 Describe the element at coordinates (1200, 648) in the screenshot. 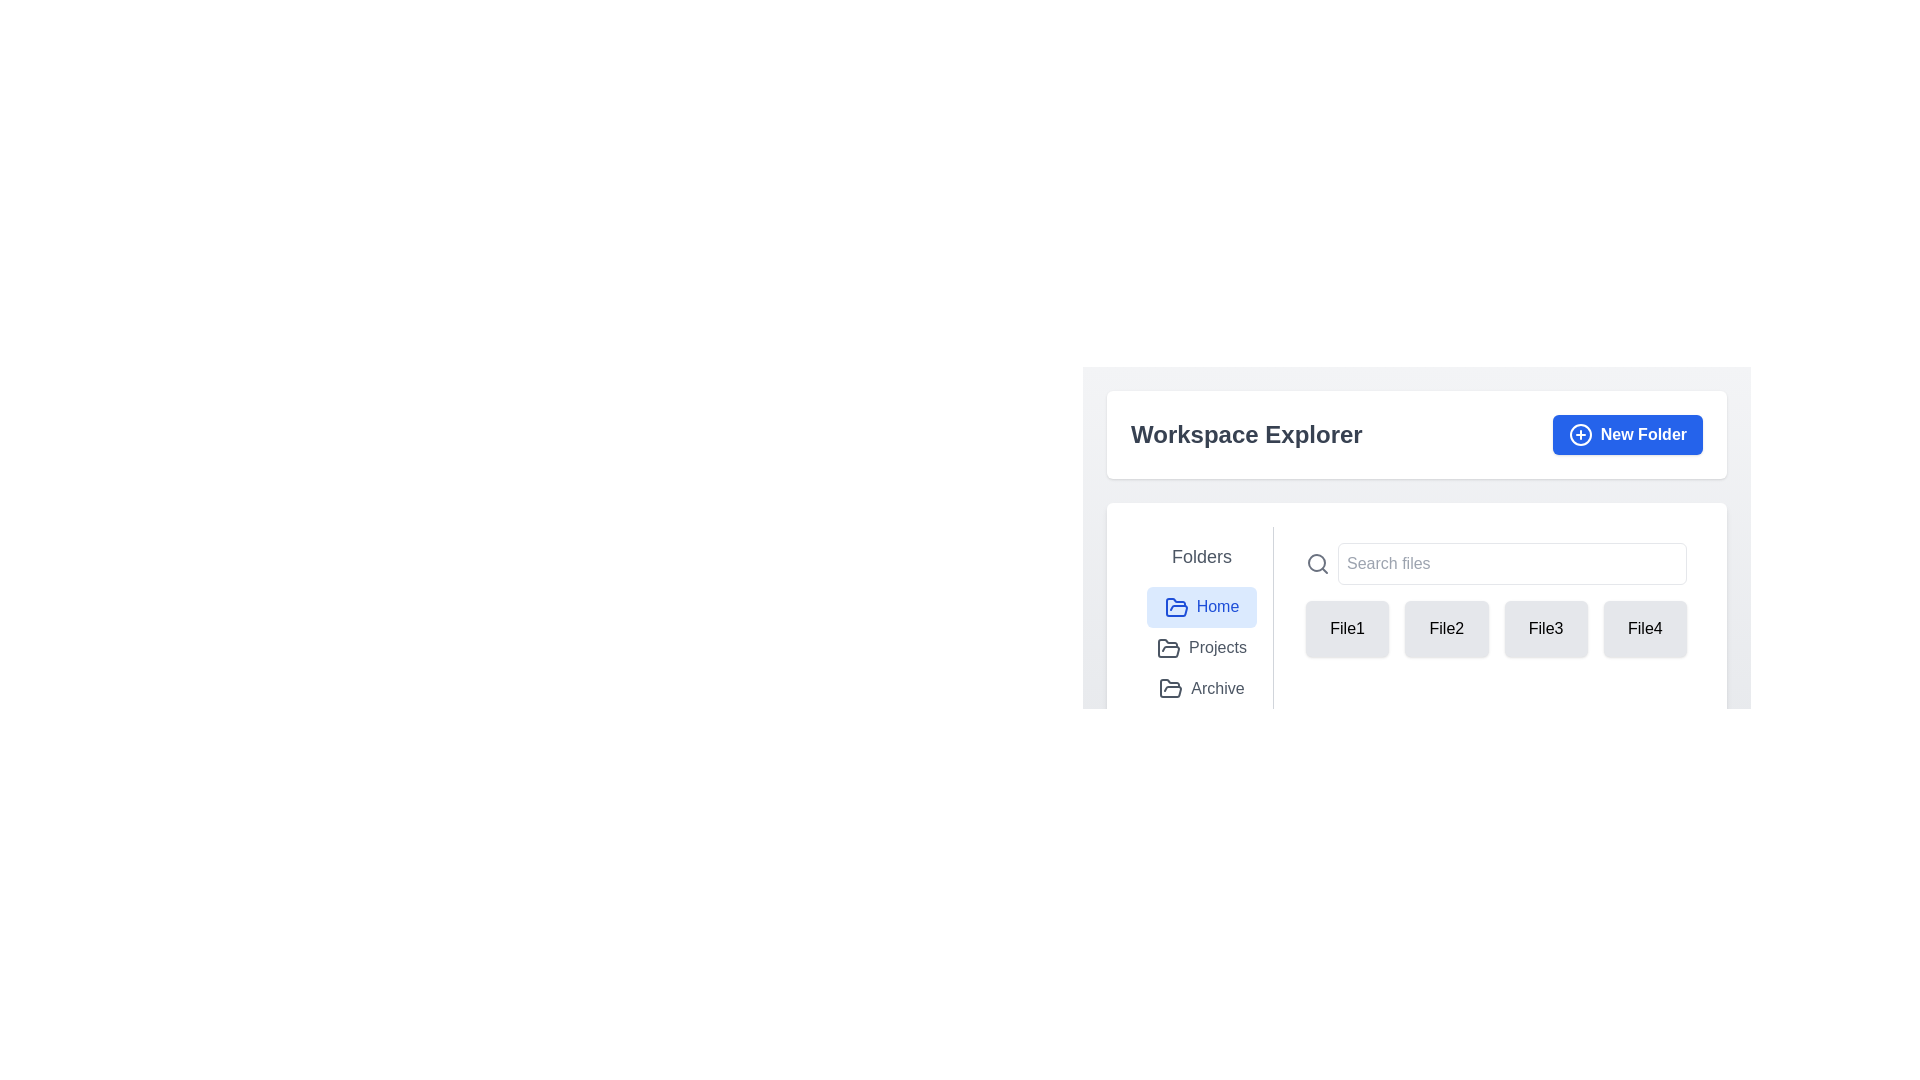

I see `the 'Projects' folder navigation entry` at that location.